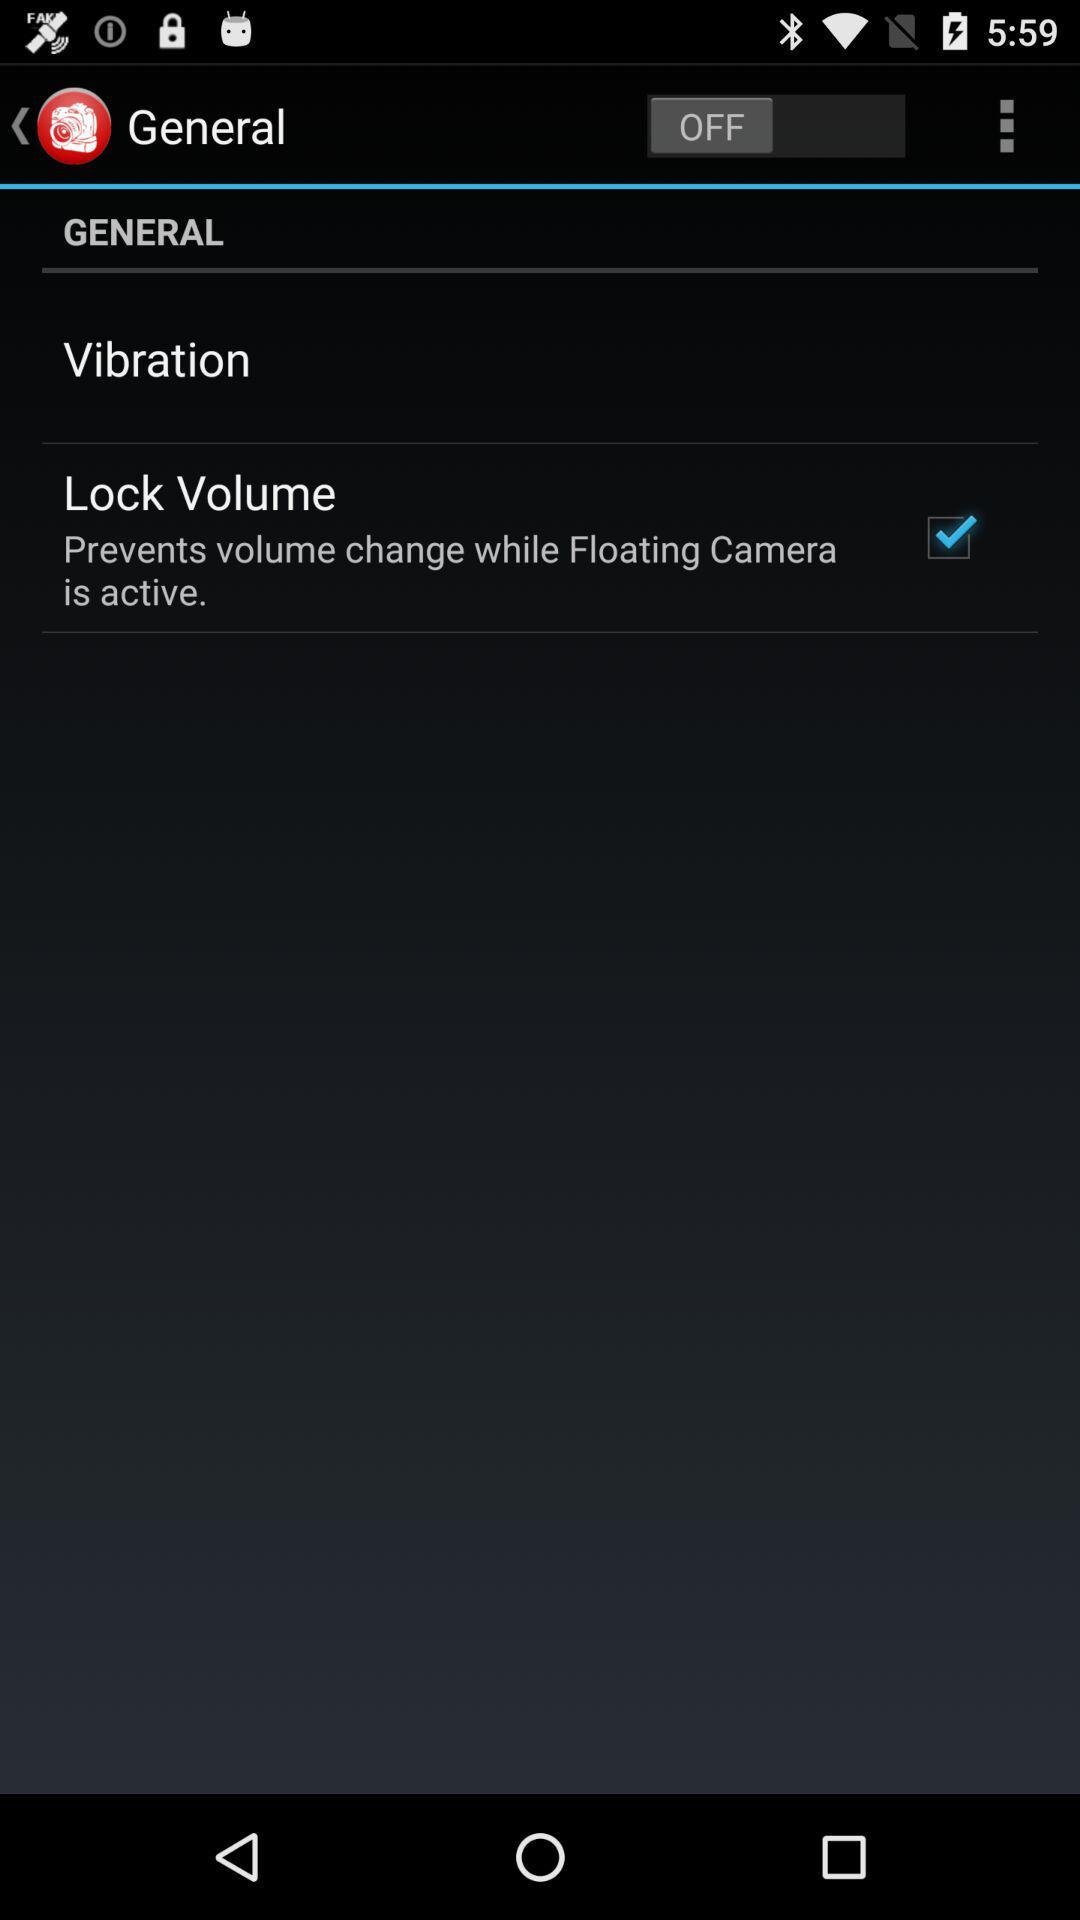 The height and width of the screenshot is (1920, 1080). What do you see at coordinates (199, 491) in the screenshot?
I see `lock volume` at bounding box center [199, 491].